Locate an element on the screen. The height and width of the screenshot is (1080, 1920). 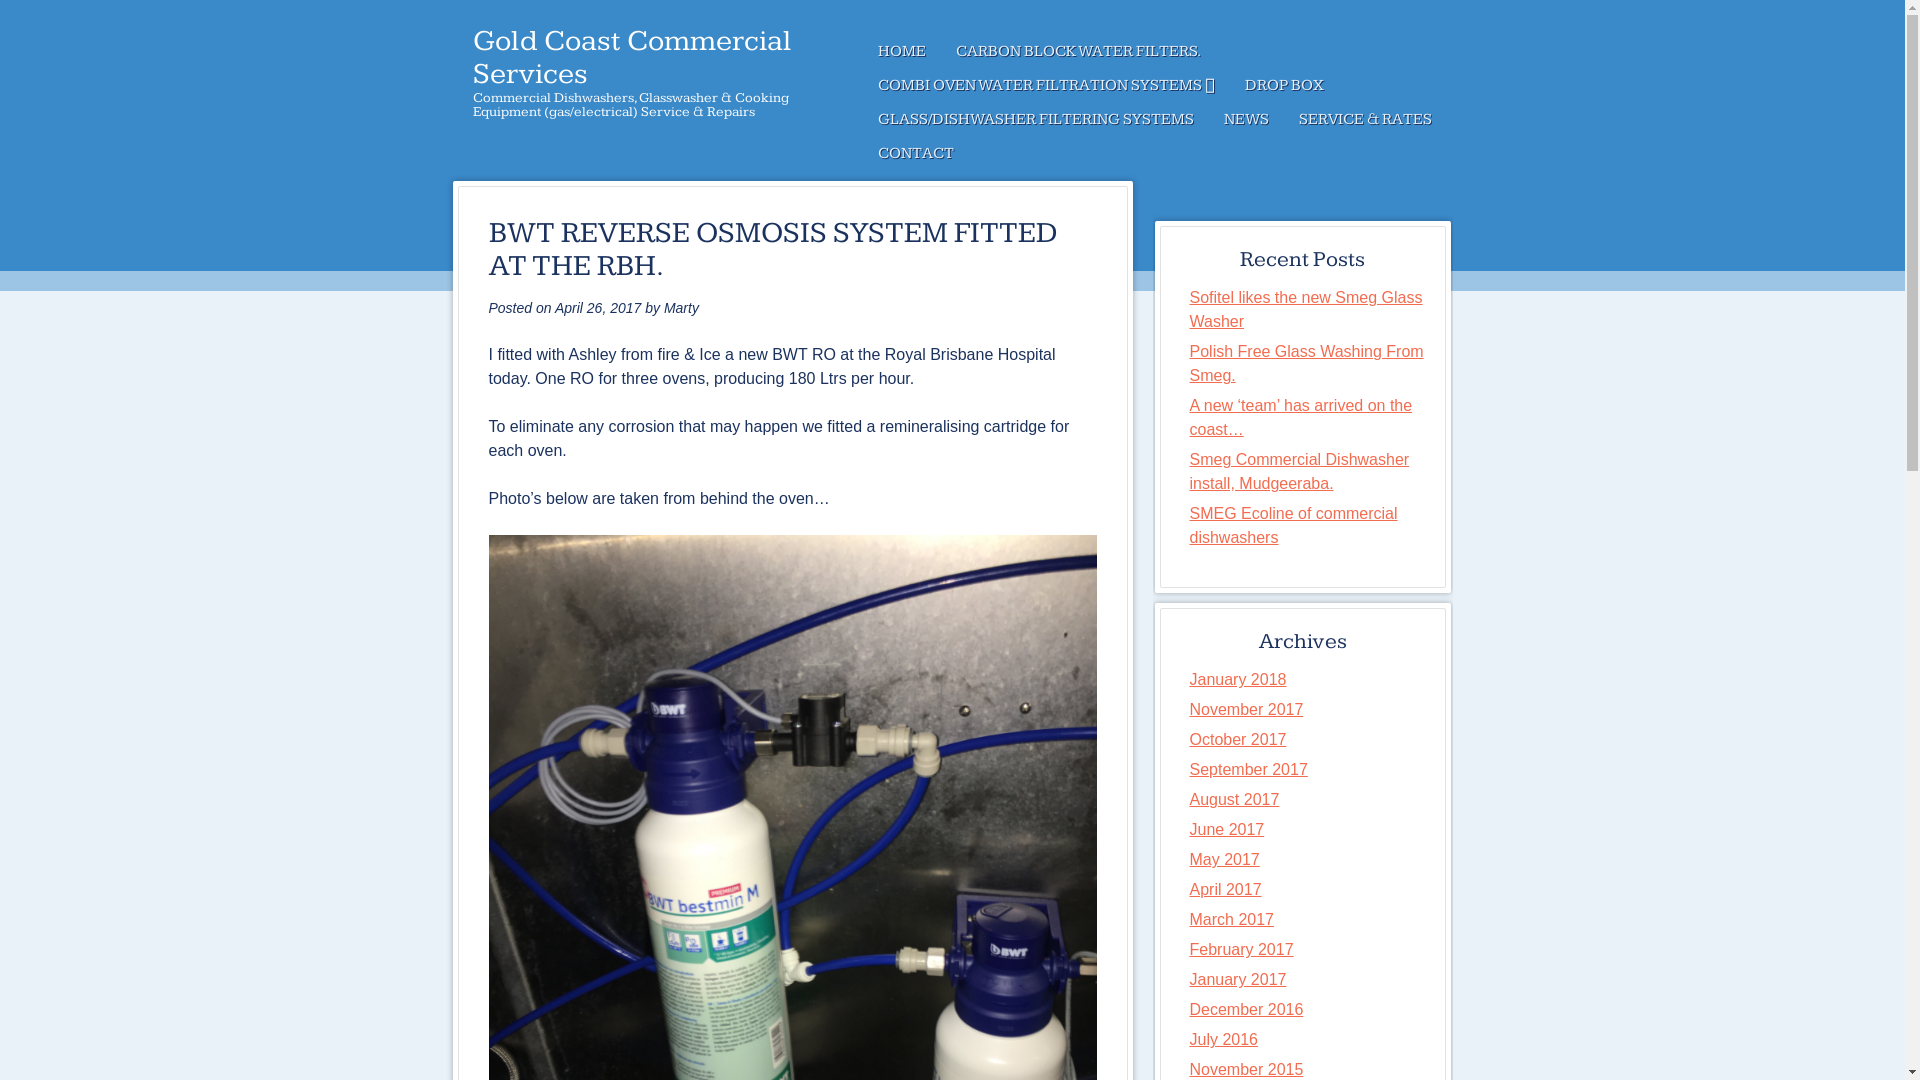
'May 2017' is located at coordinates (1223, 858).